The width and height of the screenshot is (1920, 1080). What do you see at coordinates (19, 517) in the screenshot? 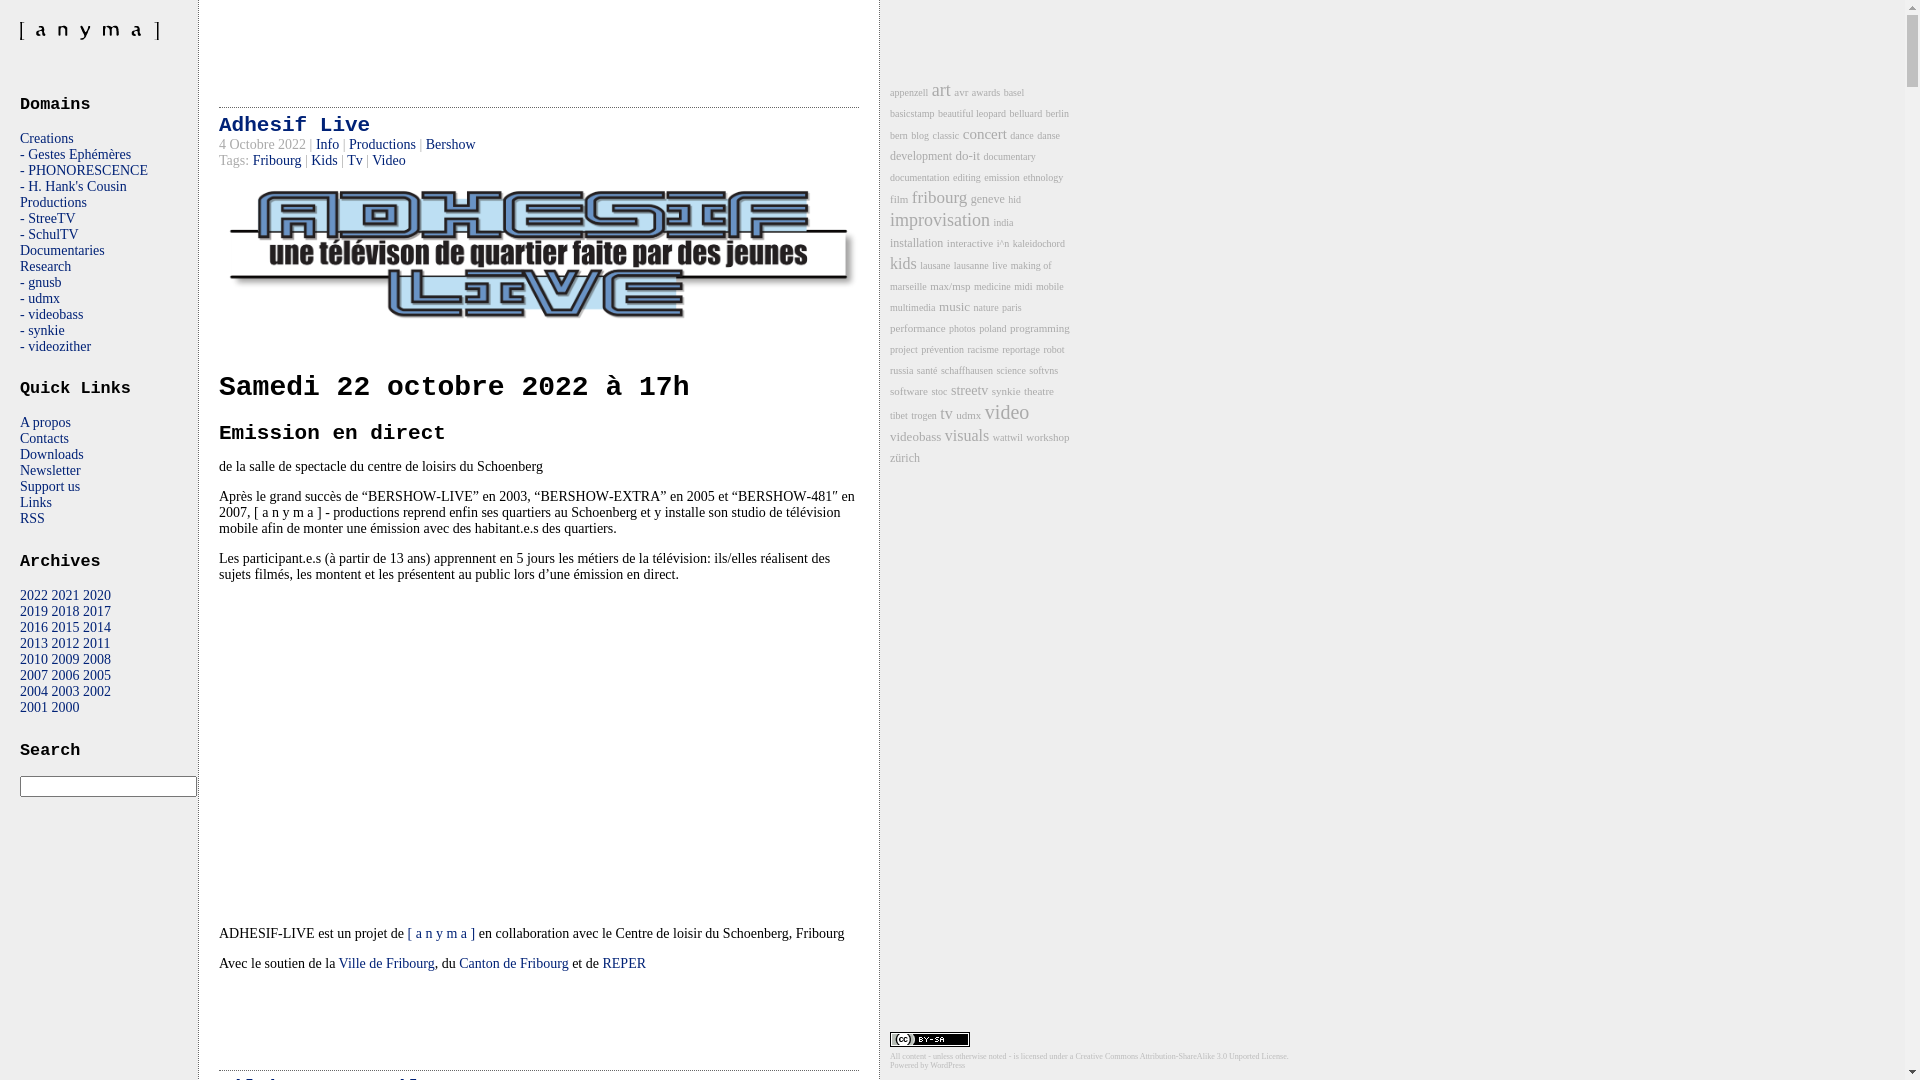
I see `'RSS'` at bounding box center [19, 517].